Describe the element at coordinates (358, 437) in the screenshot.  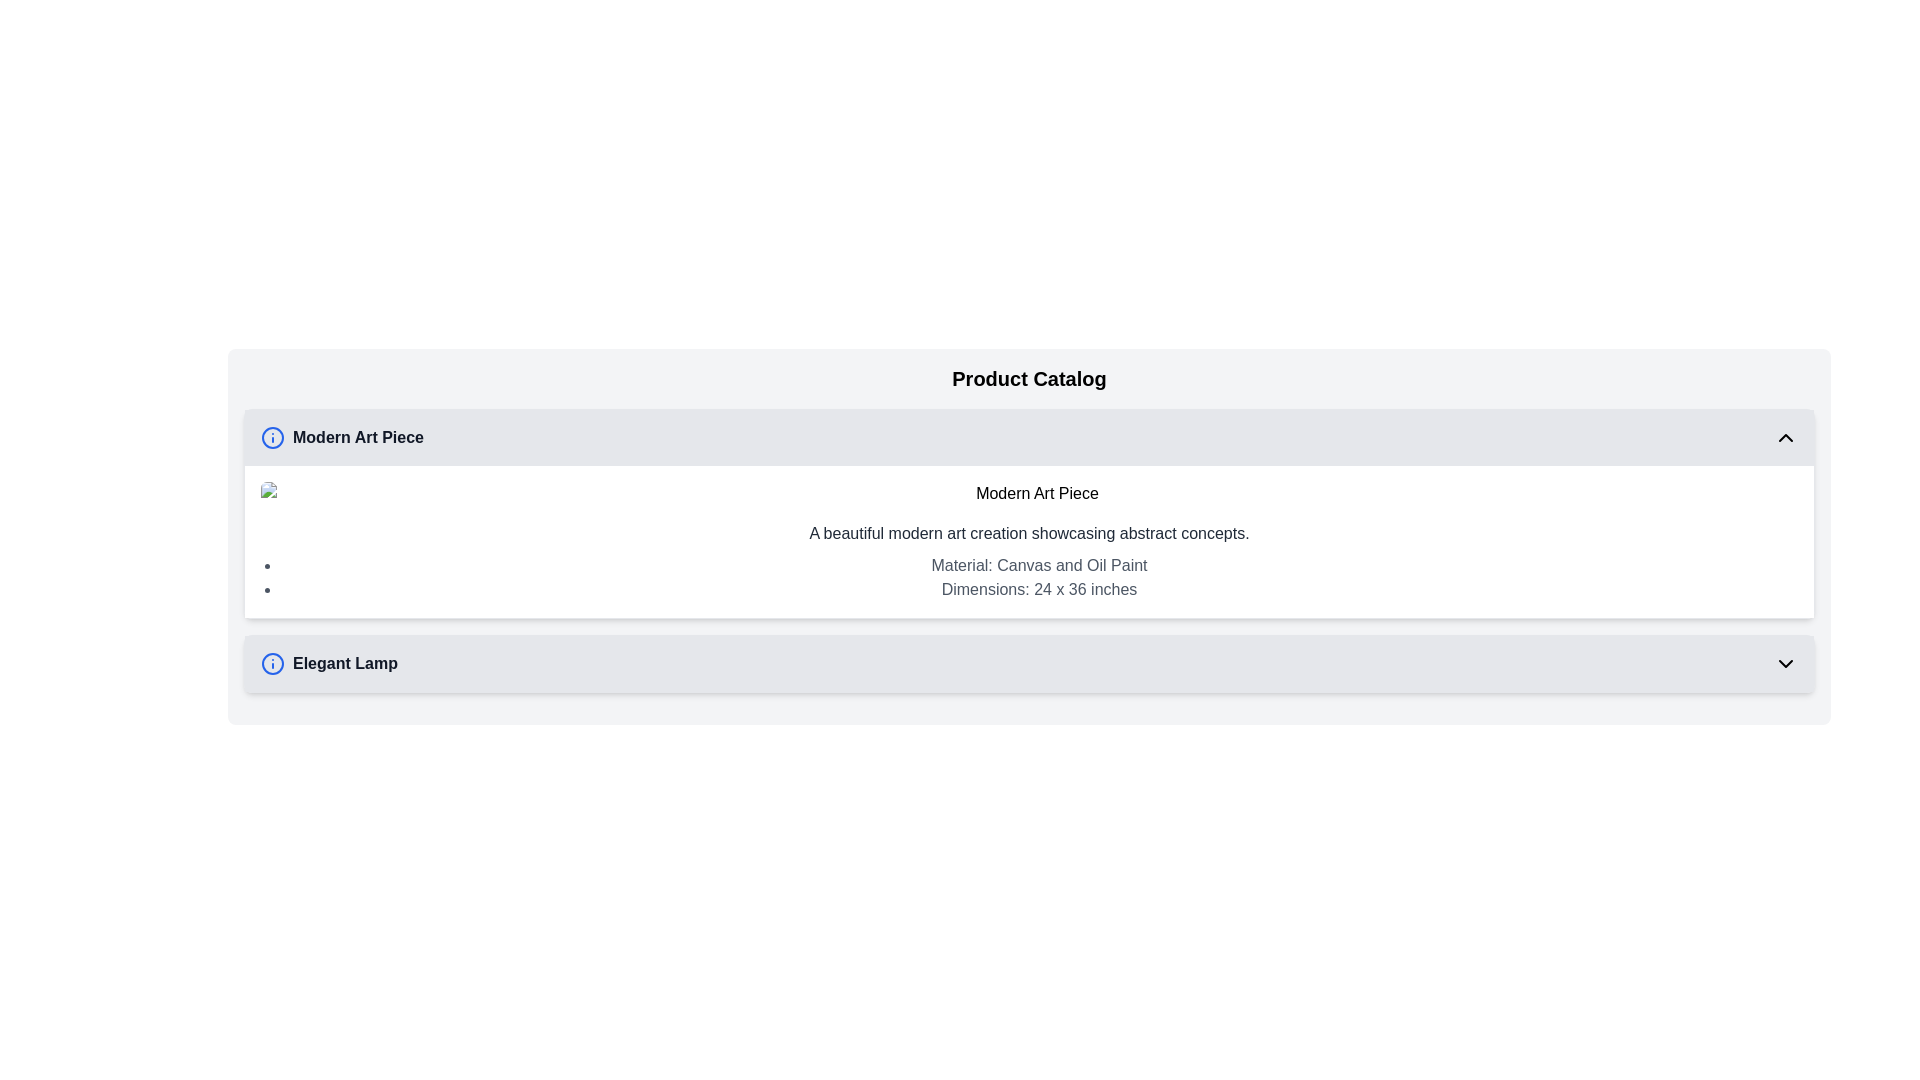
I see `the Text Label displaying 'Modern Art Piece' in bold dark gray font located under 'Product Catalog'` at that location.